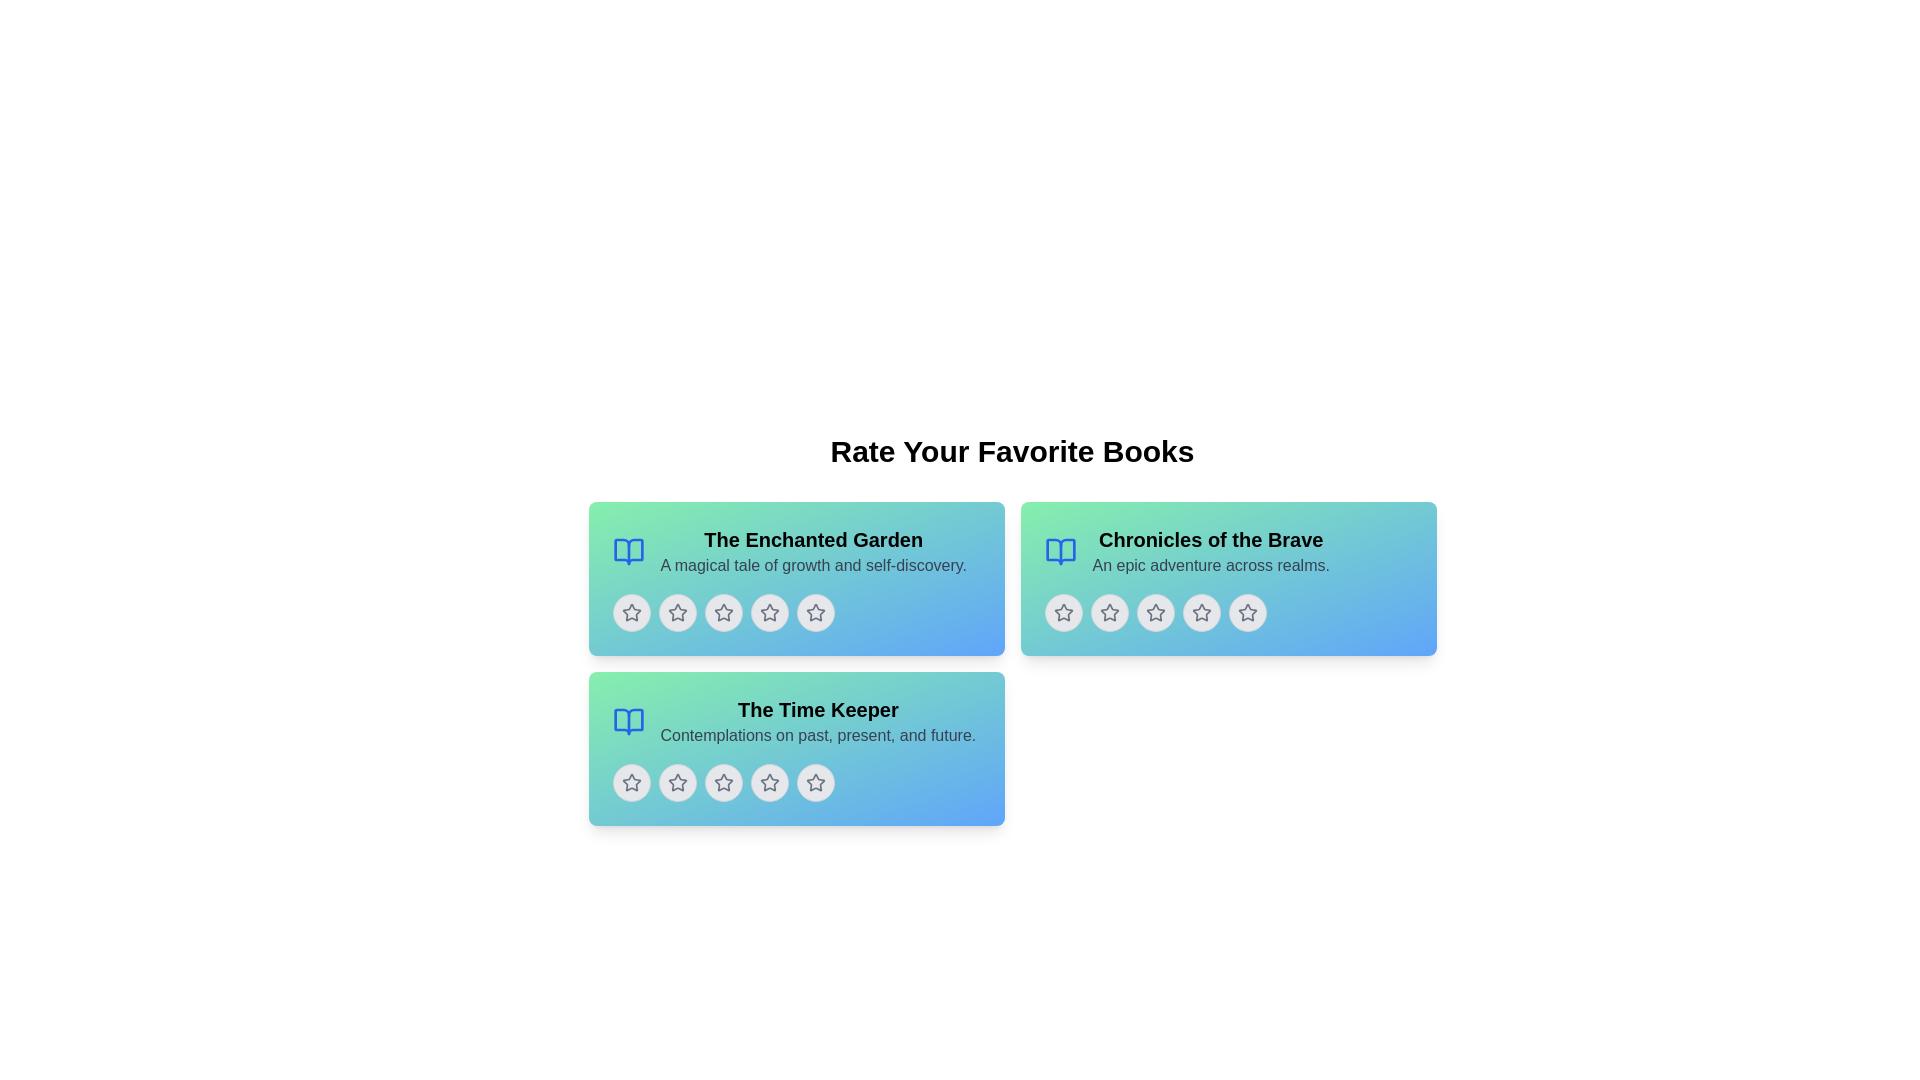  Describe the element at coordinates (627, 551) in the screenshot. I see `the decorative book icon located at the top-left corner of 'The Enchanted Garden' card, which is positioned to the left of the title text and above the star rating components` at that location.